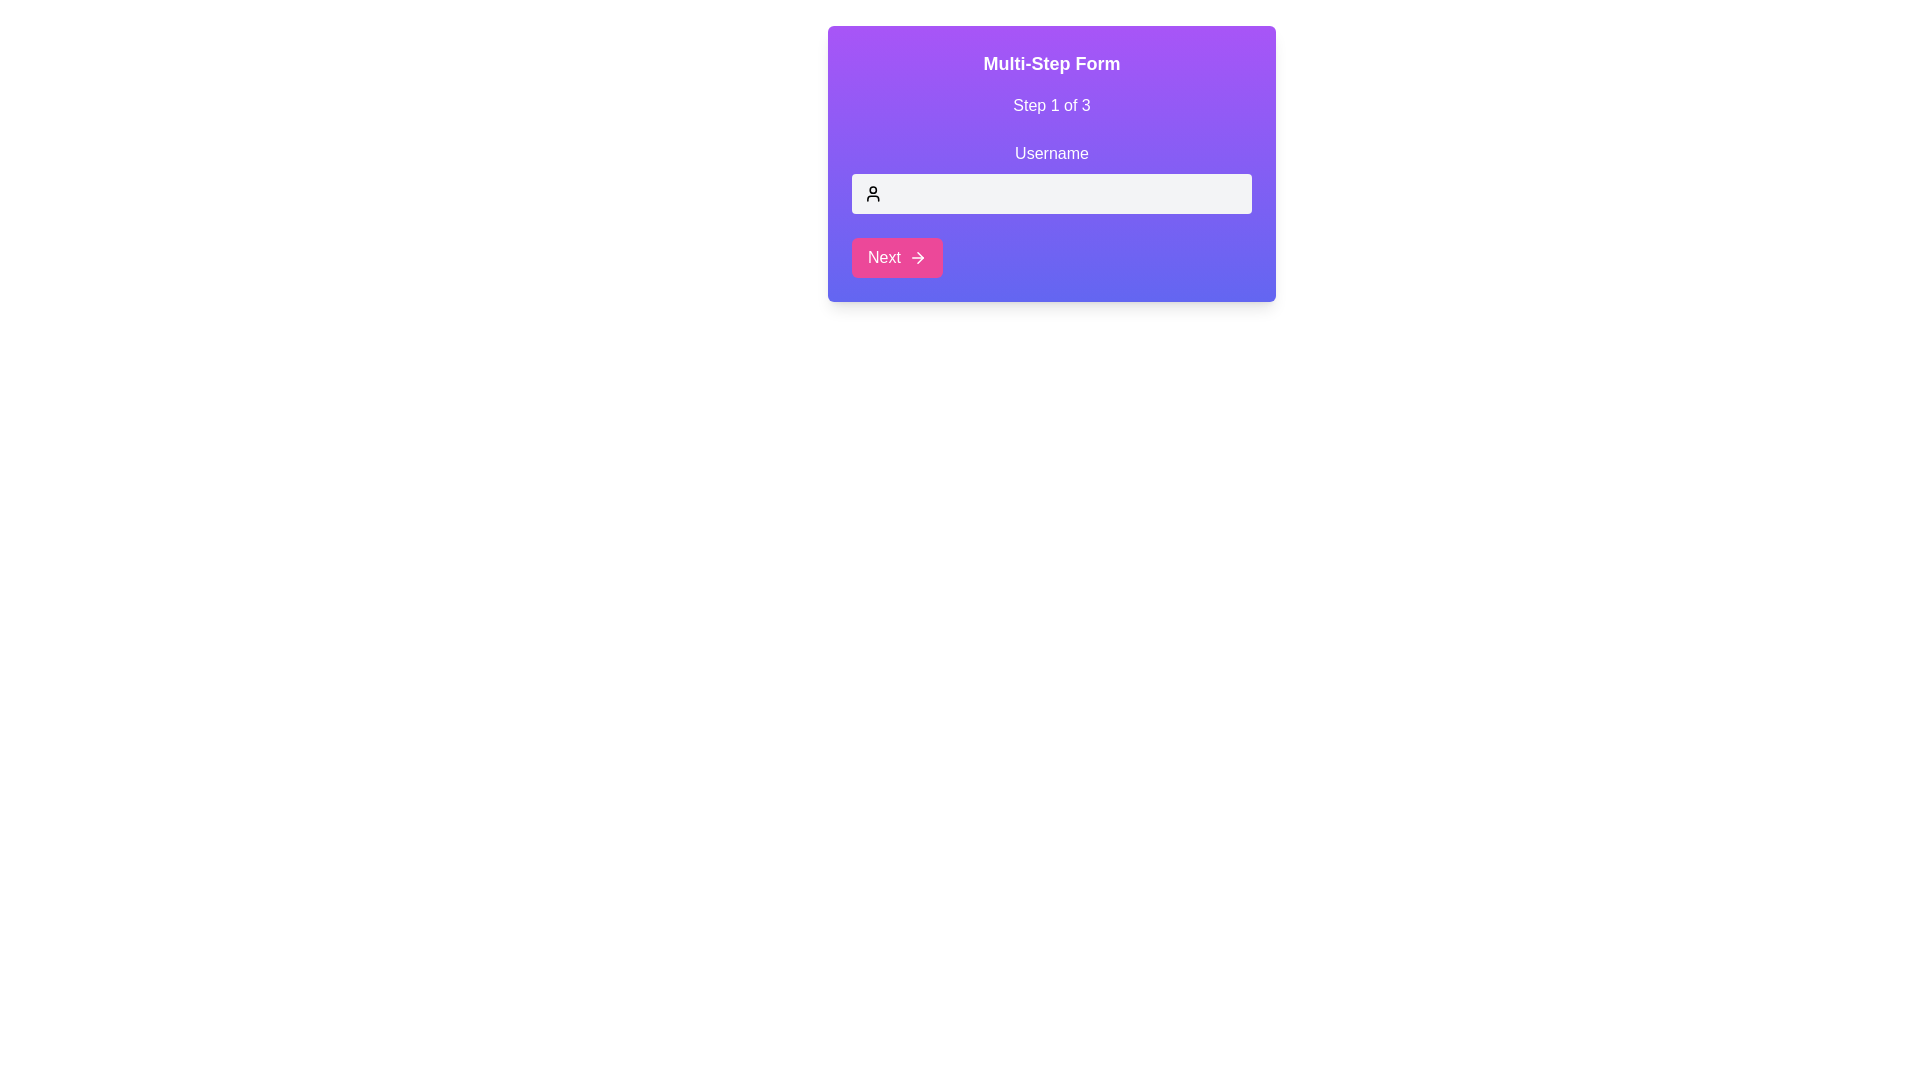 The image size is (1920, 1080). Describe the element at coordinates (916, 257) in the screenshot. I see `the forward arrow icon within the pink 'Next' button located at the lower-left section of the main interface card` at that location.